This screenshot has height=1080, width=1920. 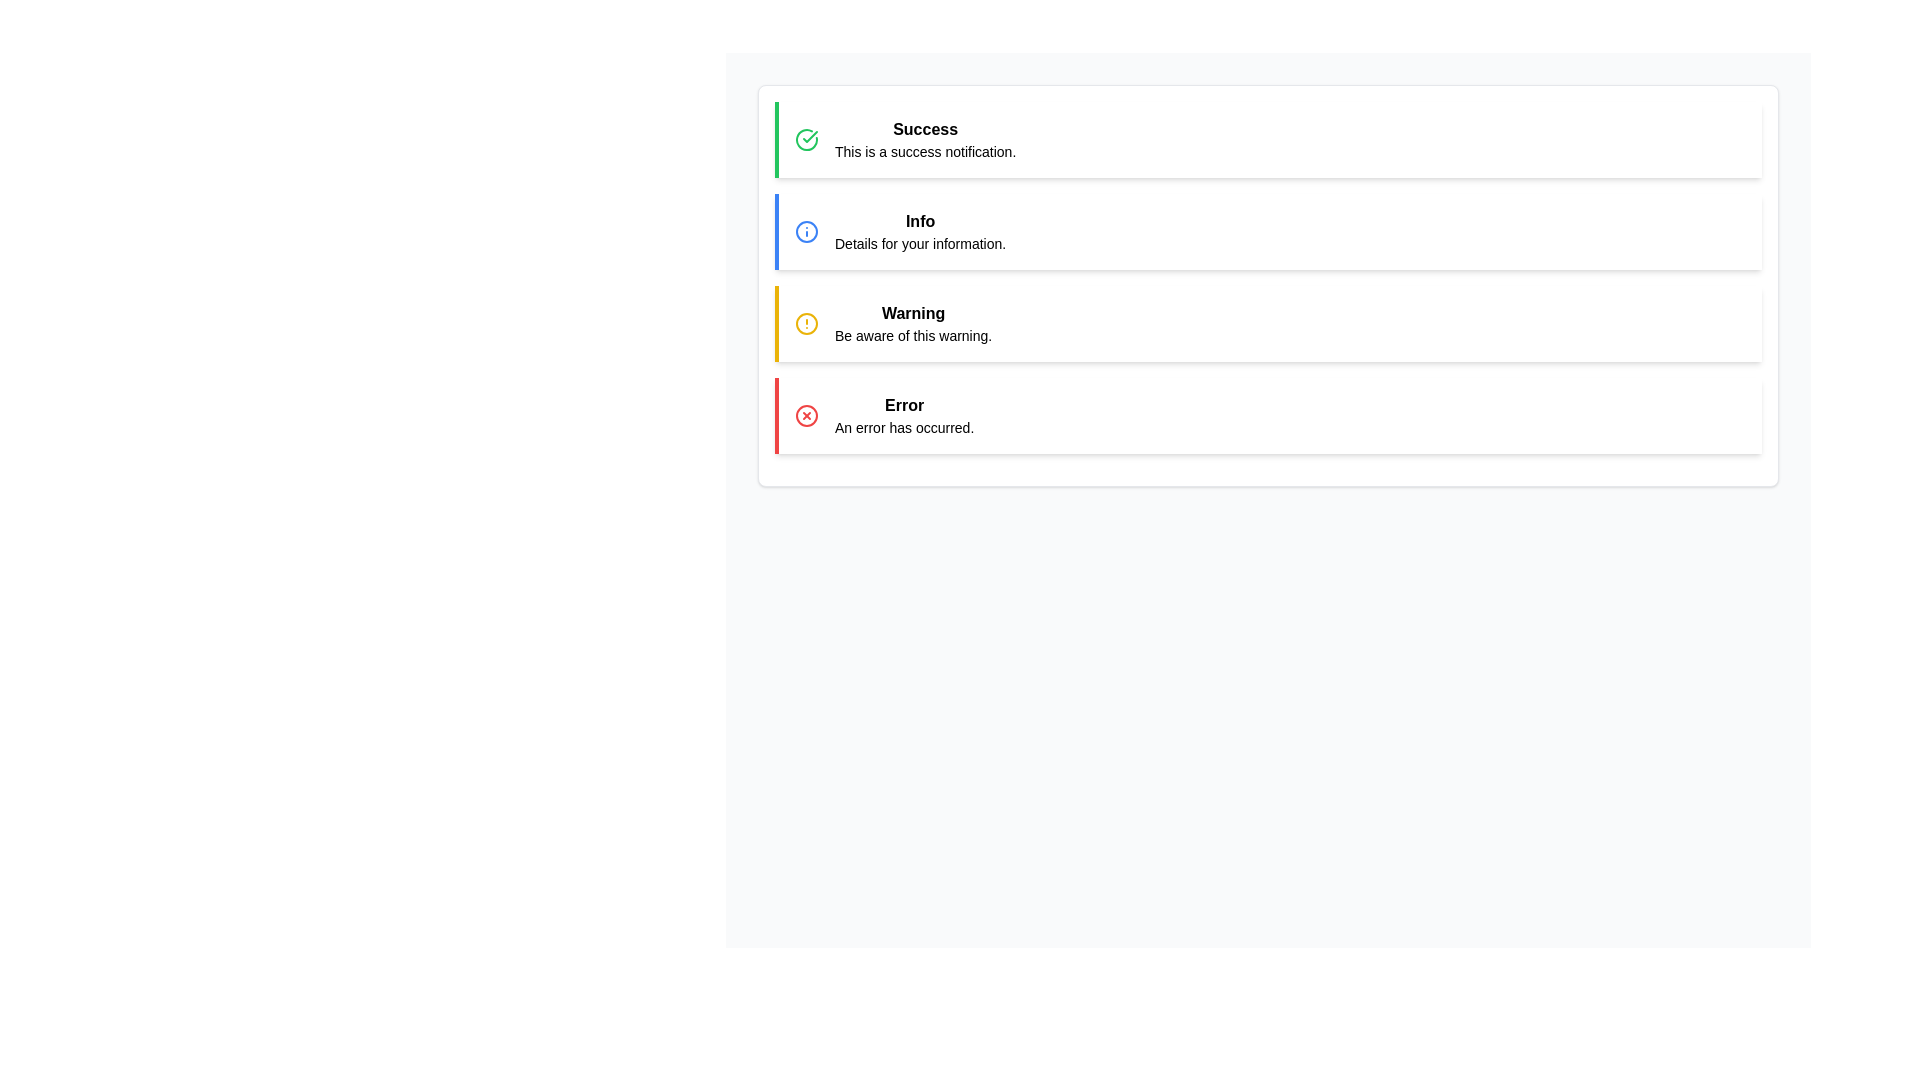 I want to click on the success icon located at the top left corner of the green bordered notification box, so click(x=806, y=138).